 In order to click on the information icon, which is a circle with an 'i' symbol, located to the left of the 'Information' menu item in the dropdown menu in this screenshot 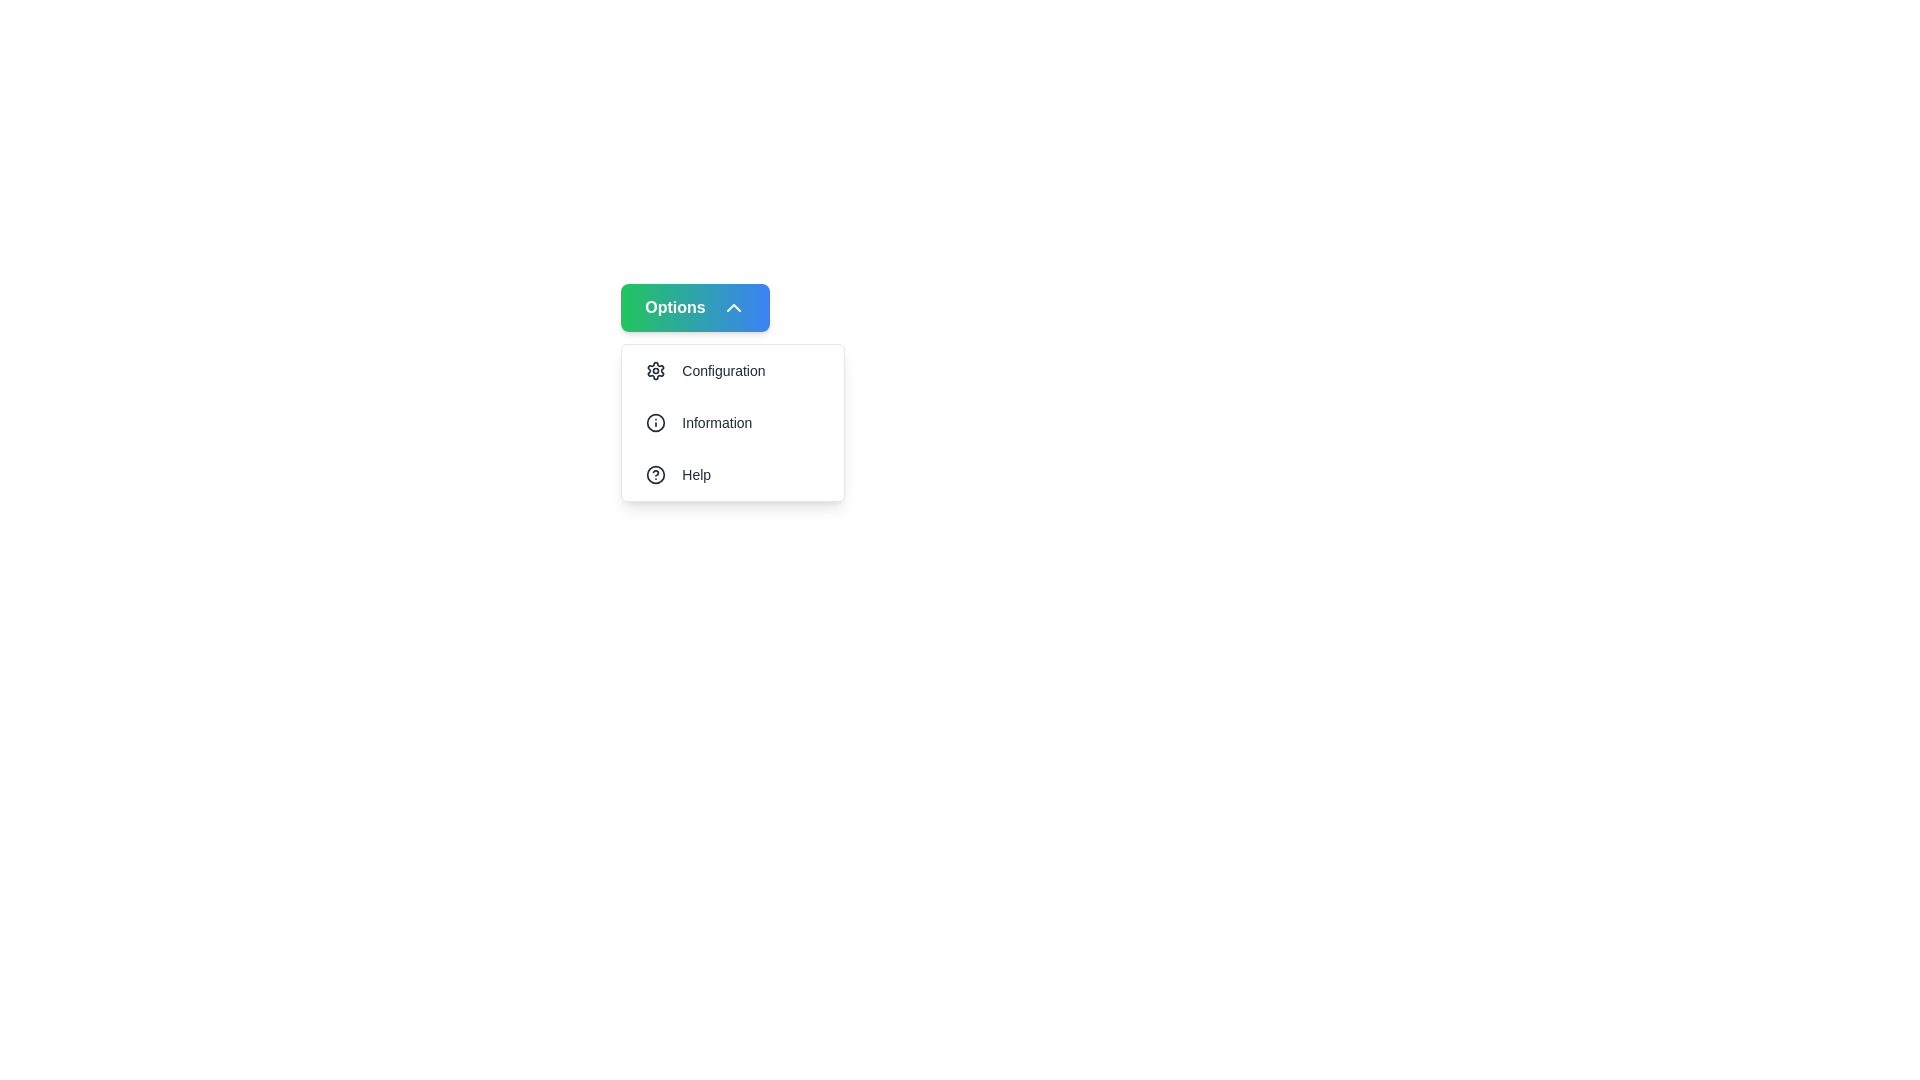, I will do `click(656, 422)`.